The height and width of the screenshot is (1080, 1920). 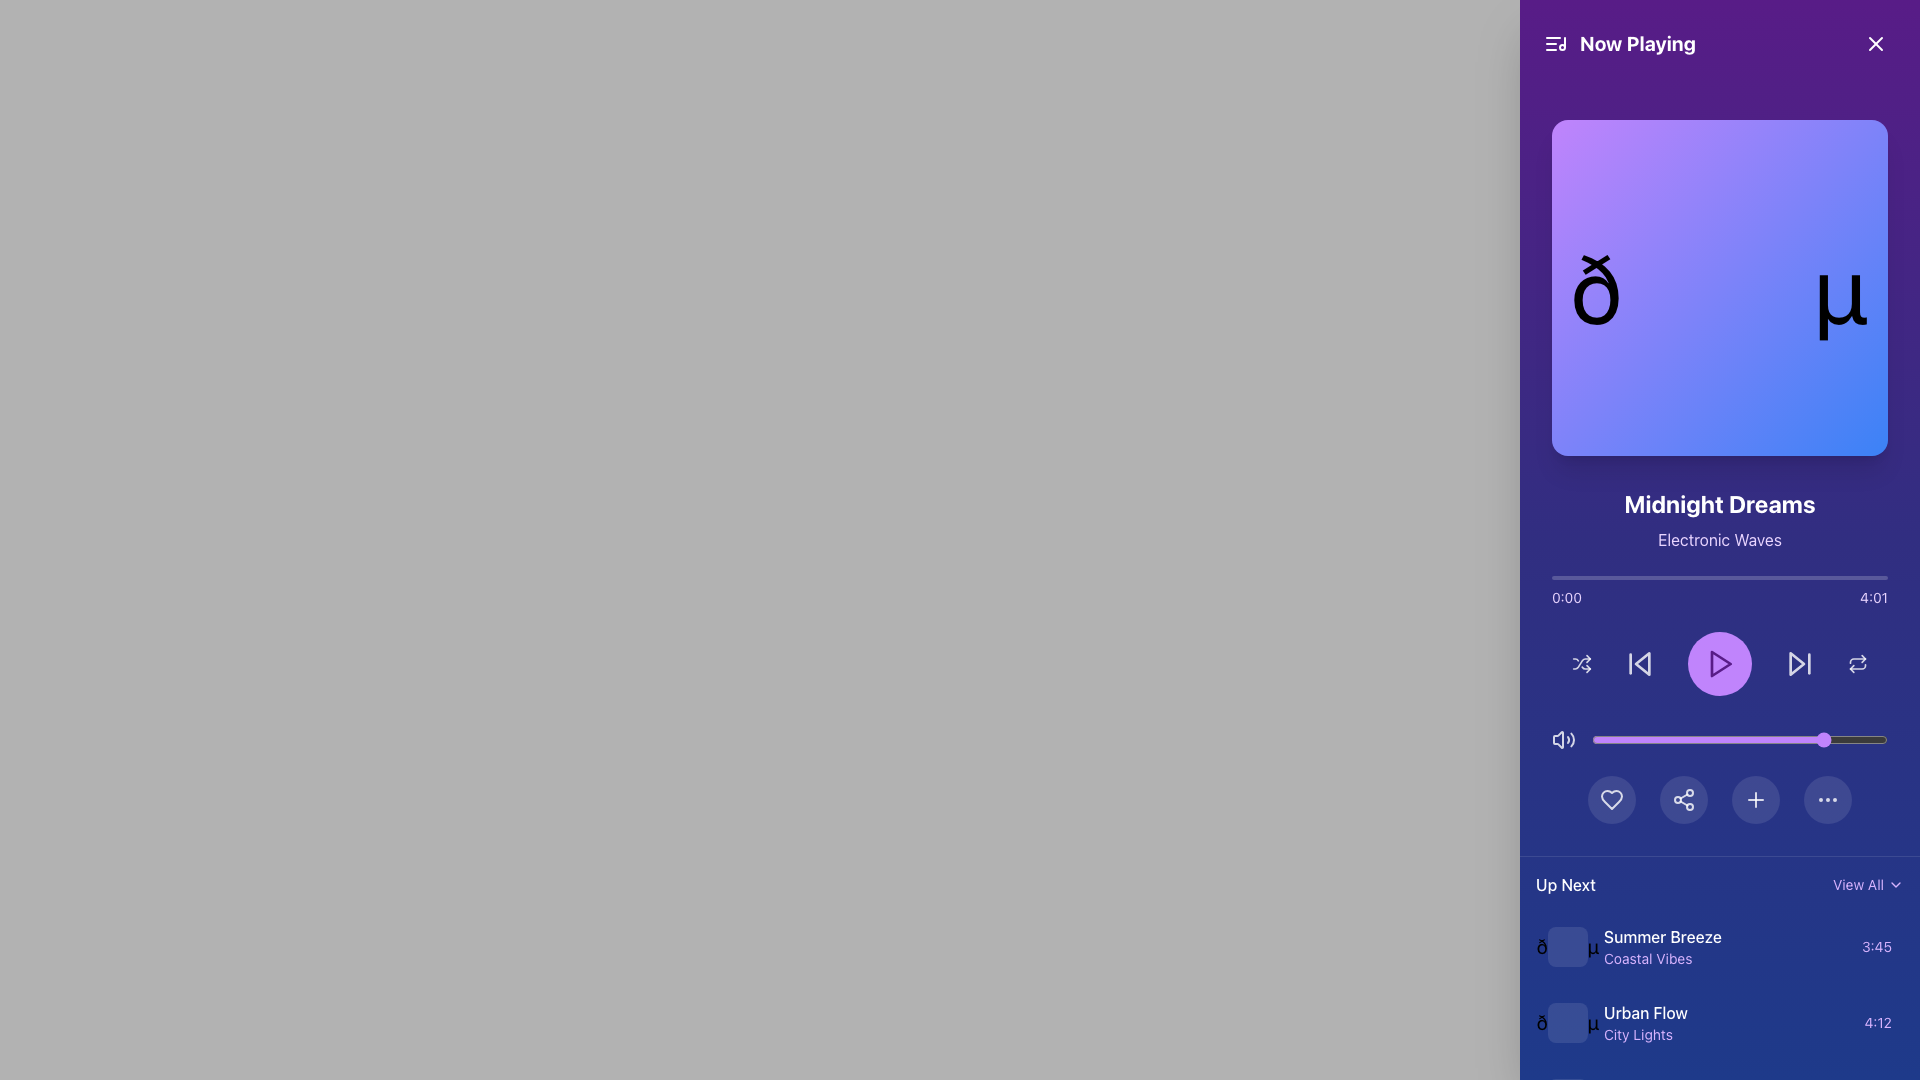 What do you see at coordinates (1718, 578) in the screenshot?
I see `the progress bar indicating the playback progress of the current media track to modify playback position` at bounding box center [1718, 578].